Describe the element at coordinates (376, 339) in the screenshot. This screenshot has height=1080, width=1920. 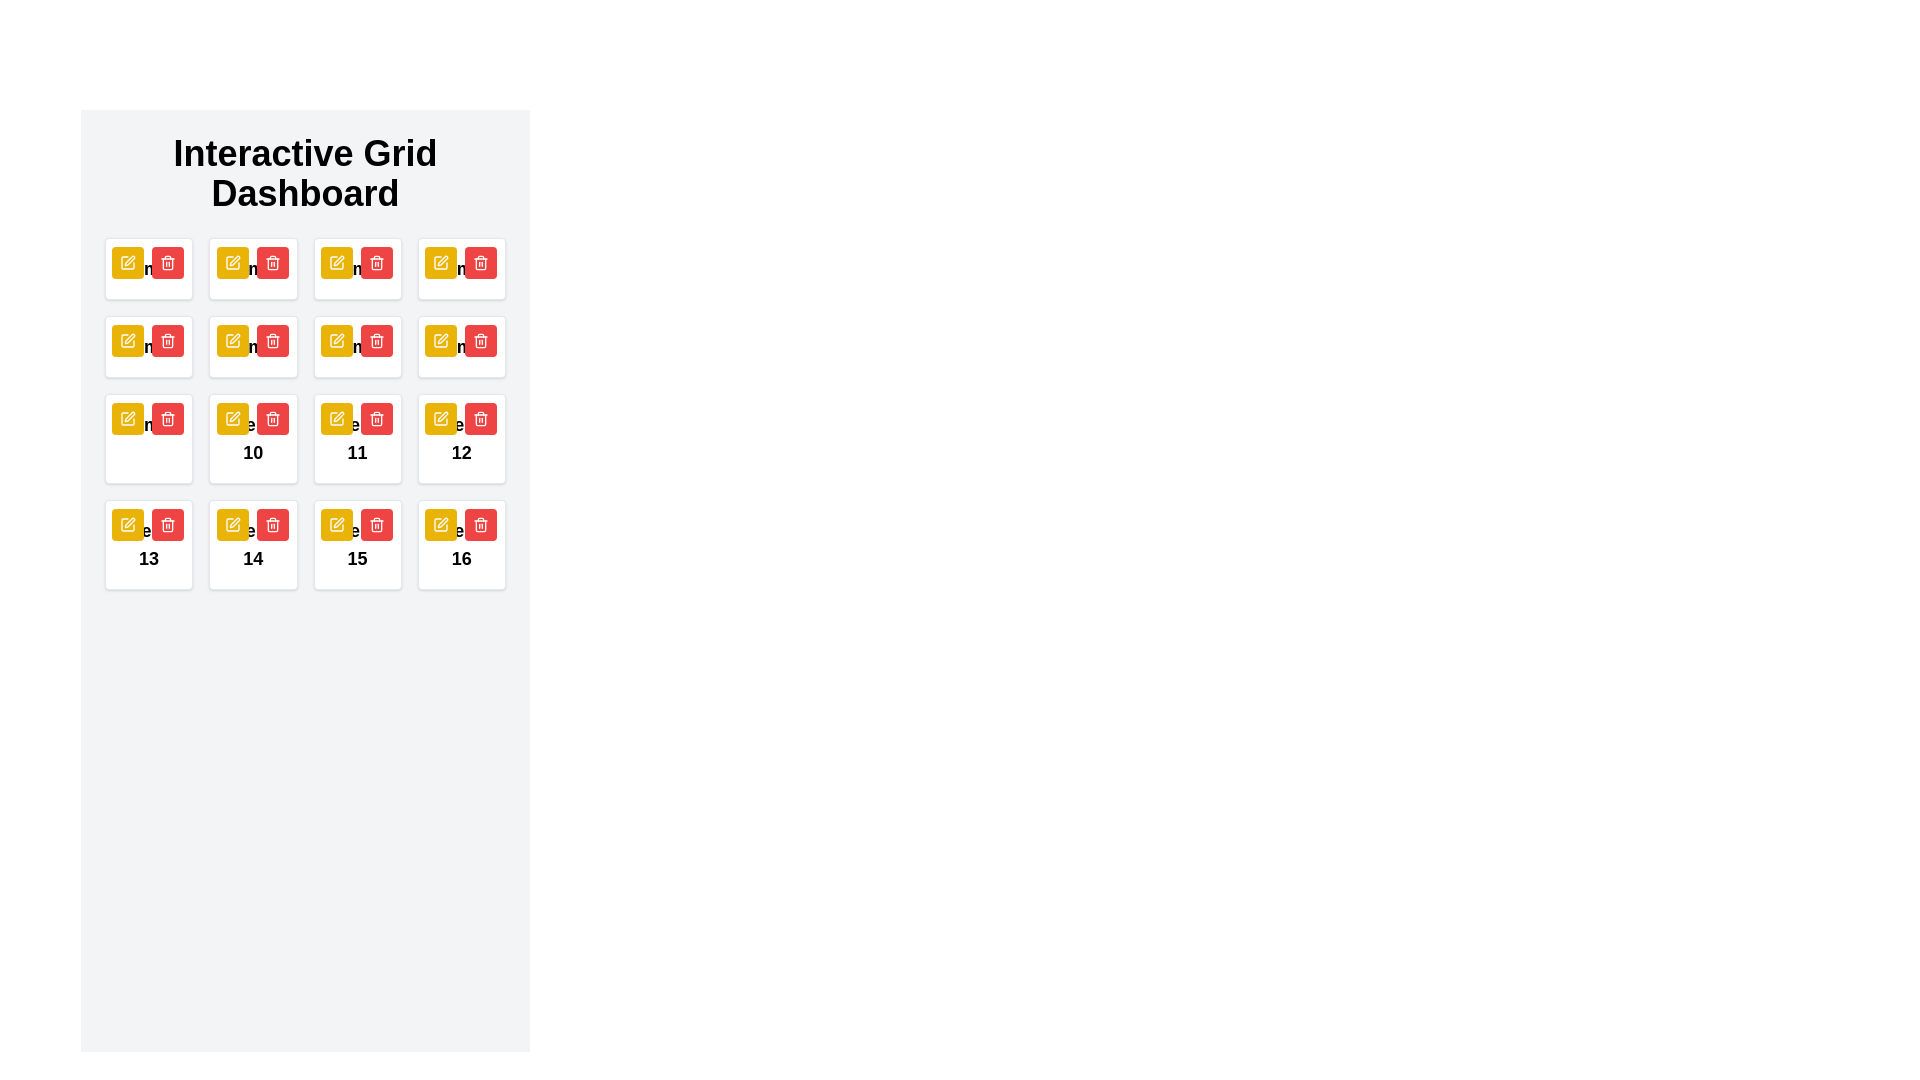
I see `the small, square-shaped red button with a trash can icon` at that location.